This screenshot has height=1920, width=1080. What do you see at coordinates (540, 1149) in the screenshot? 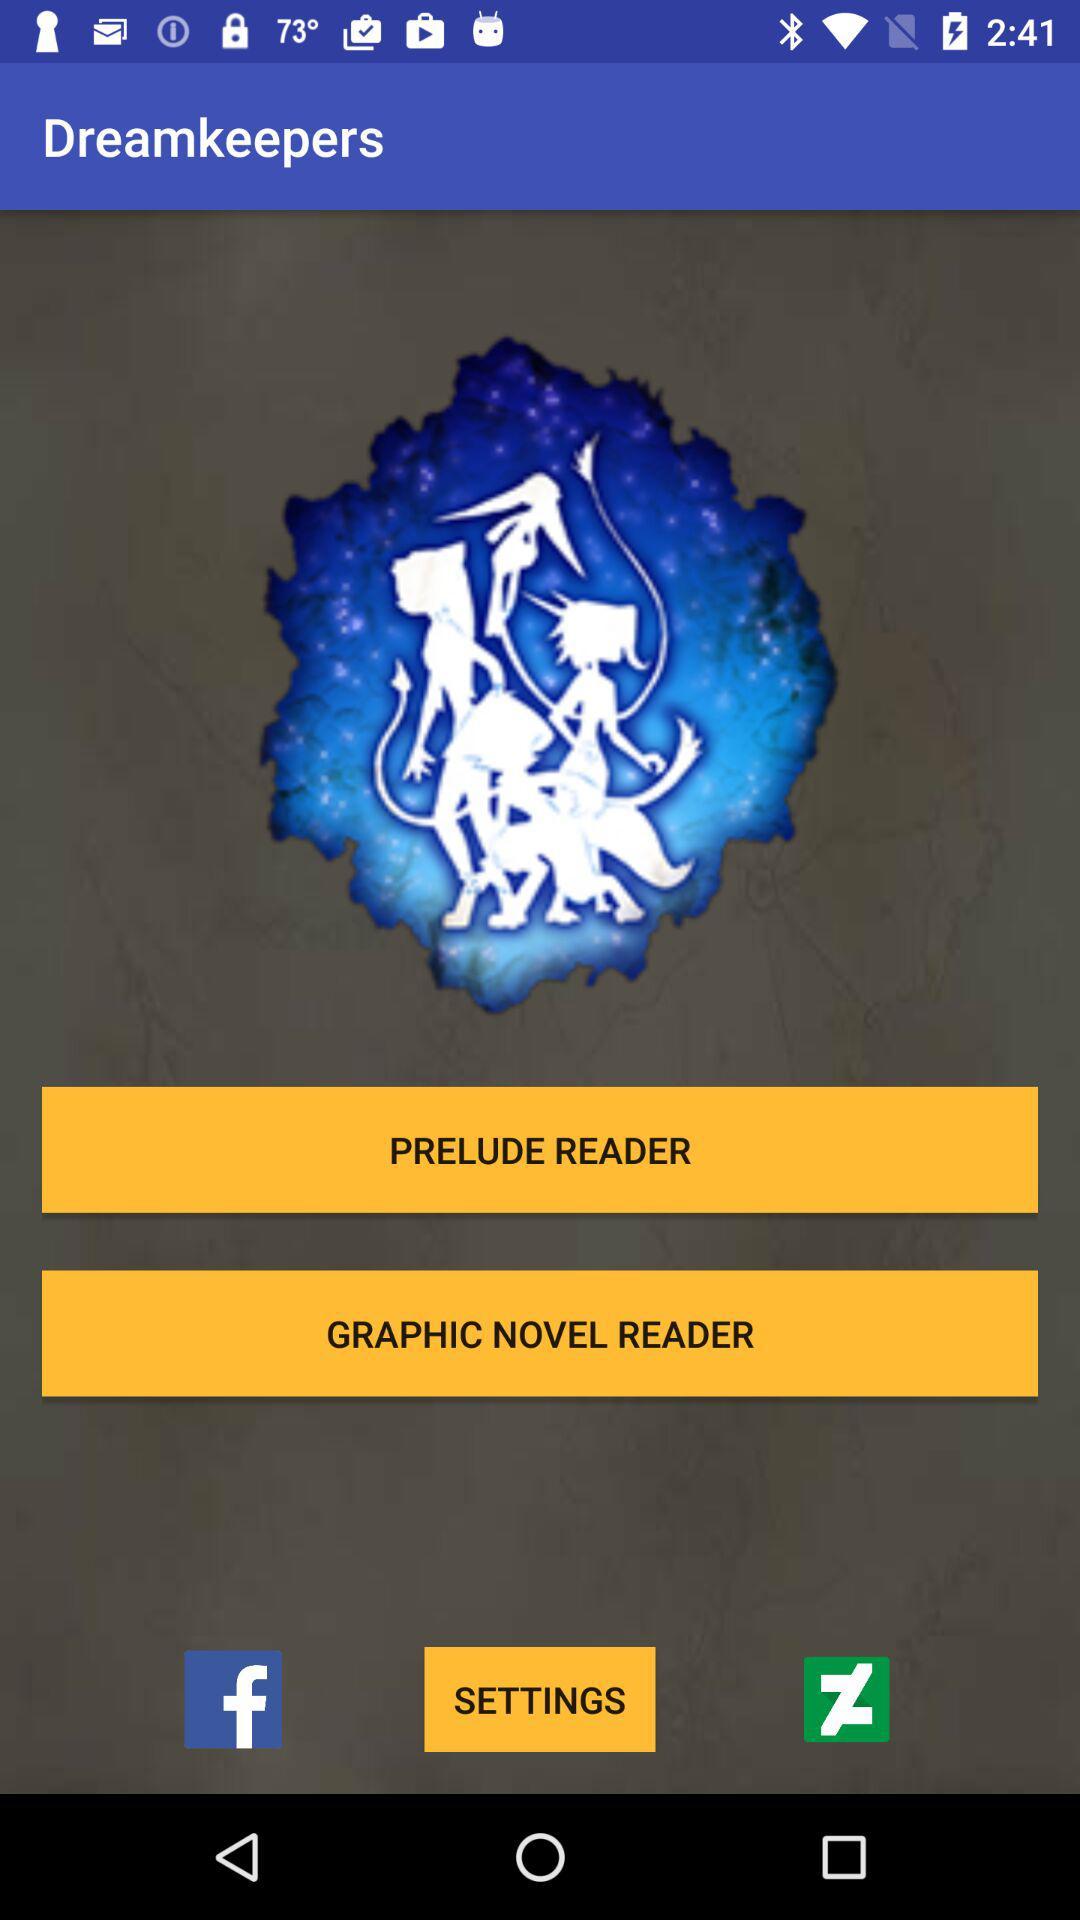
I see `the icon above graphic novel reader icon` at bounding box center [540, 1149].